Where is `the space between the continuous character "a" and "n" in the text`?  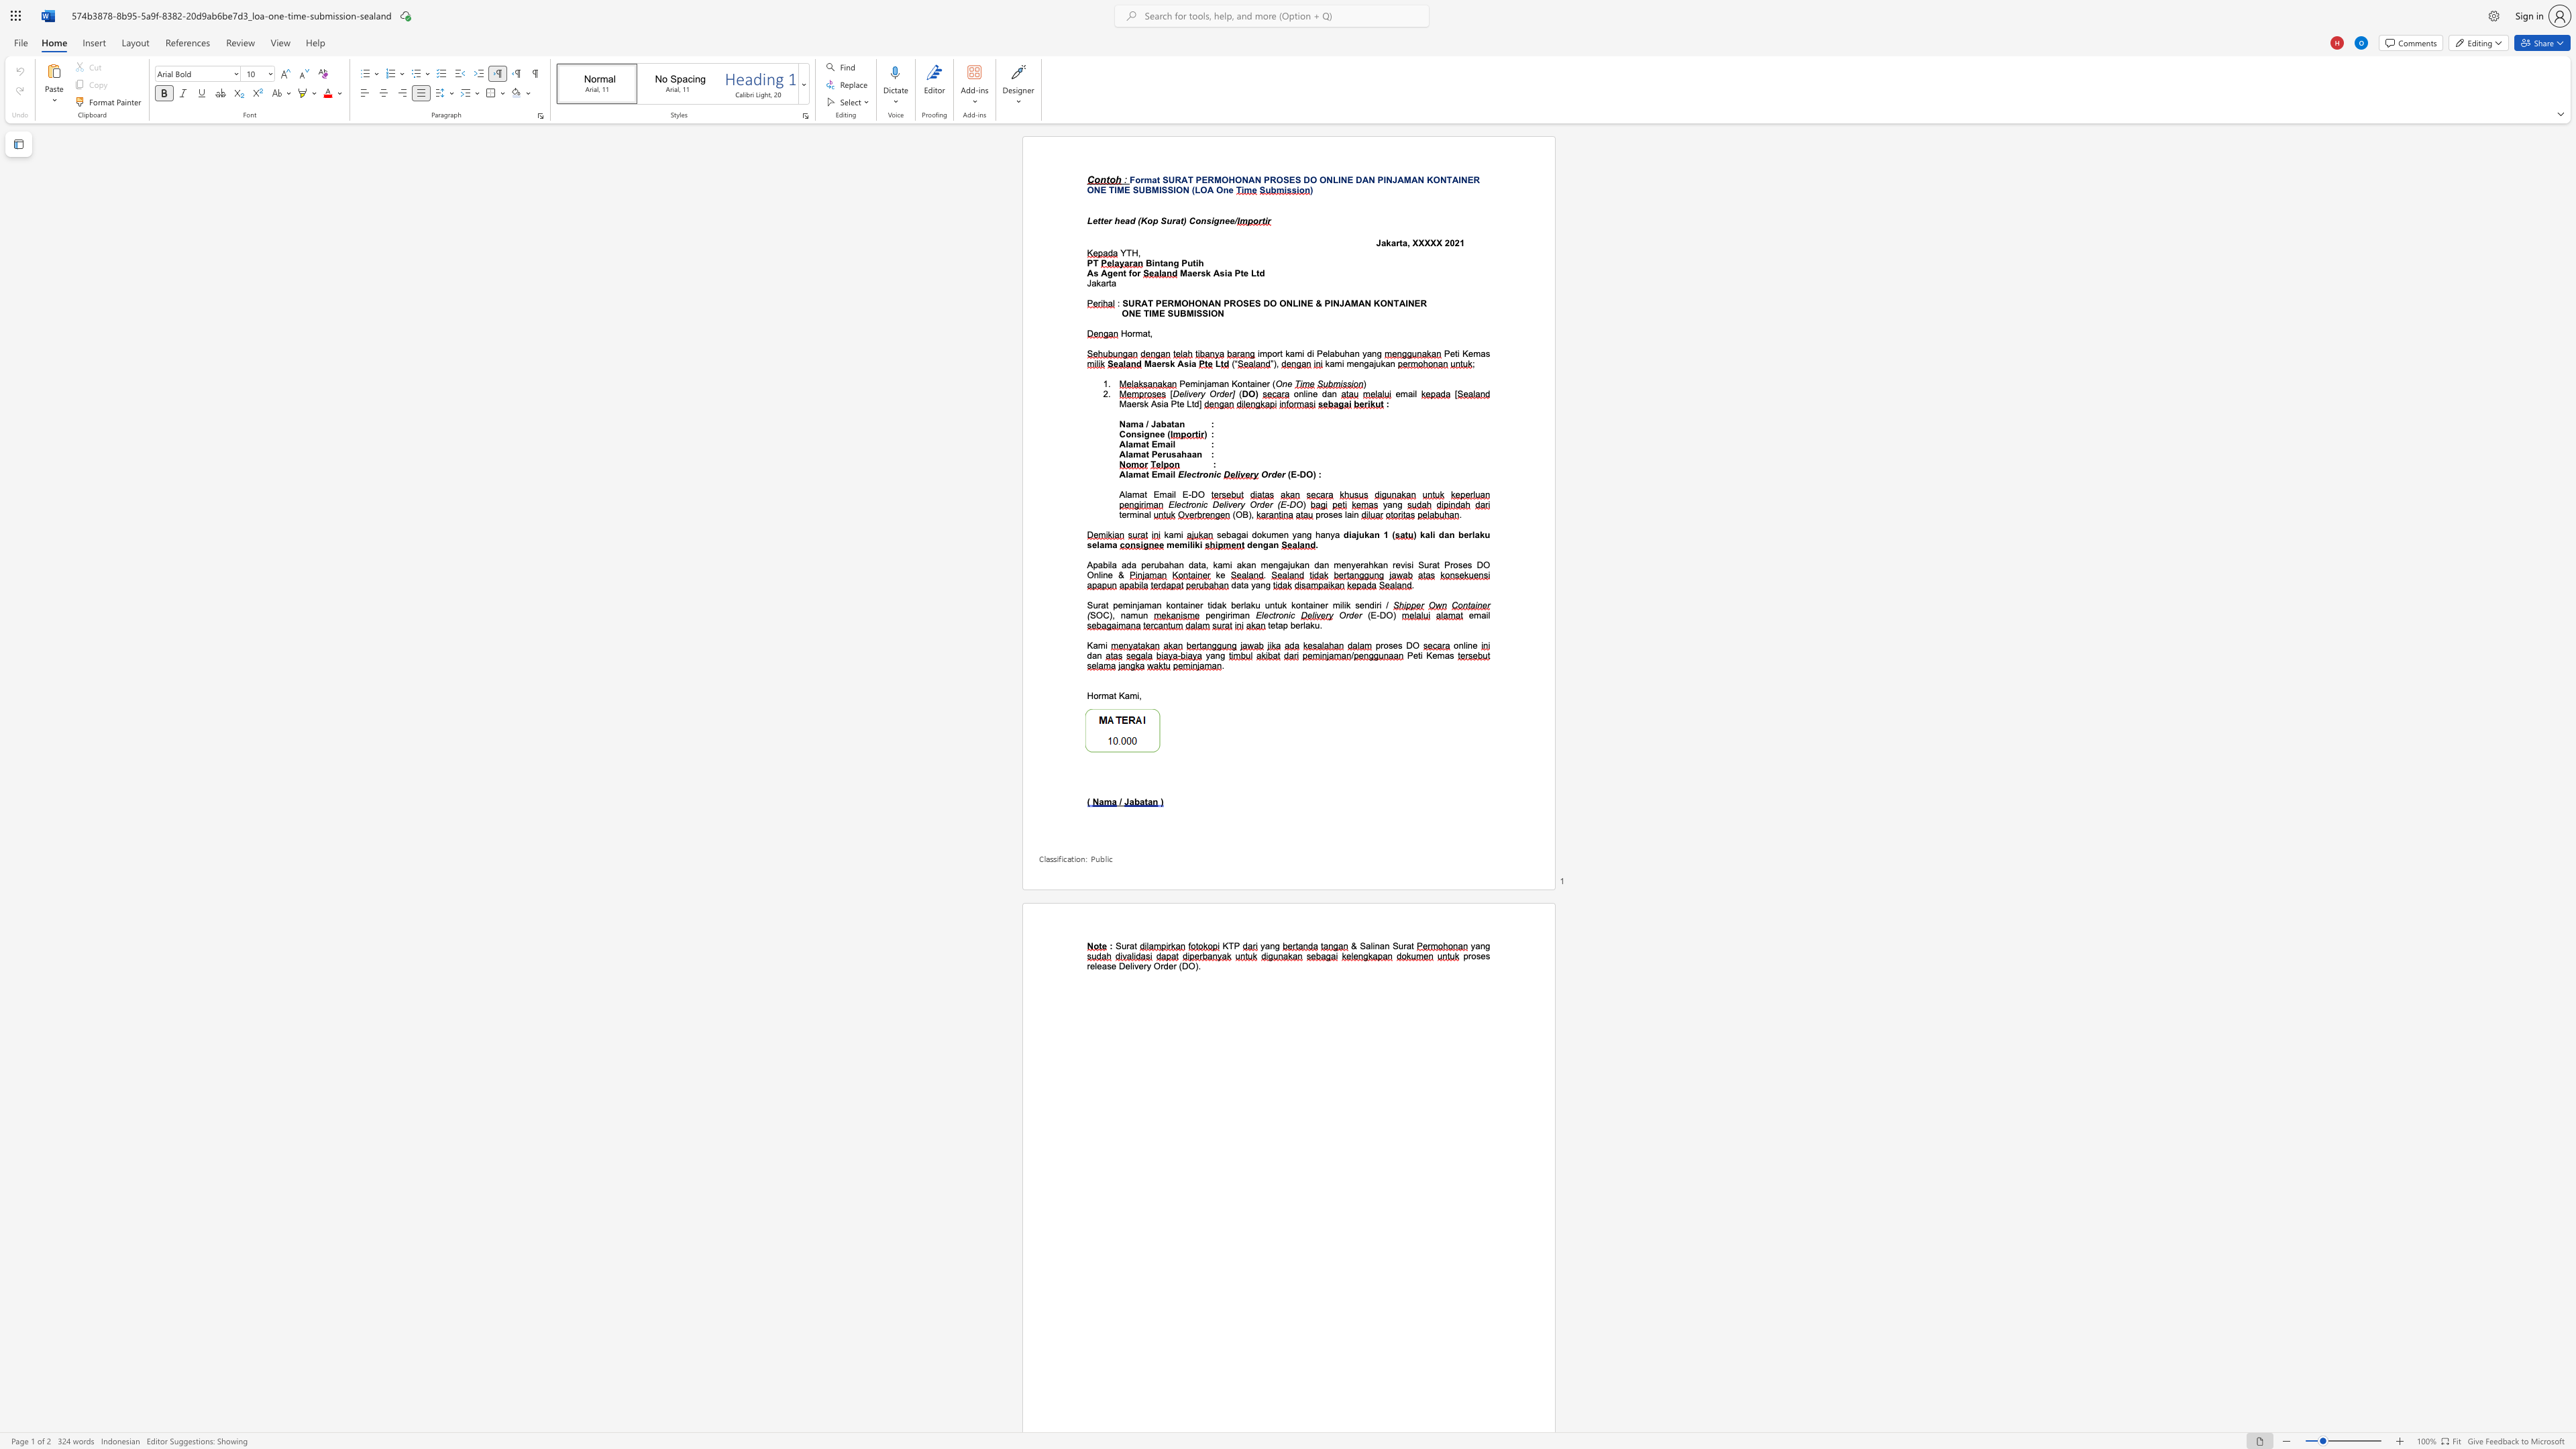
the space between the continuous character "a" and "n" in the text is located at coordinates (1260, 584).